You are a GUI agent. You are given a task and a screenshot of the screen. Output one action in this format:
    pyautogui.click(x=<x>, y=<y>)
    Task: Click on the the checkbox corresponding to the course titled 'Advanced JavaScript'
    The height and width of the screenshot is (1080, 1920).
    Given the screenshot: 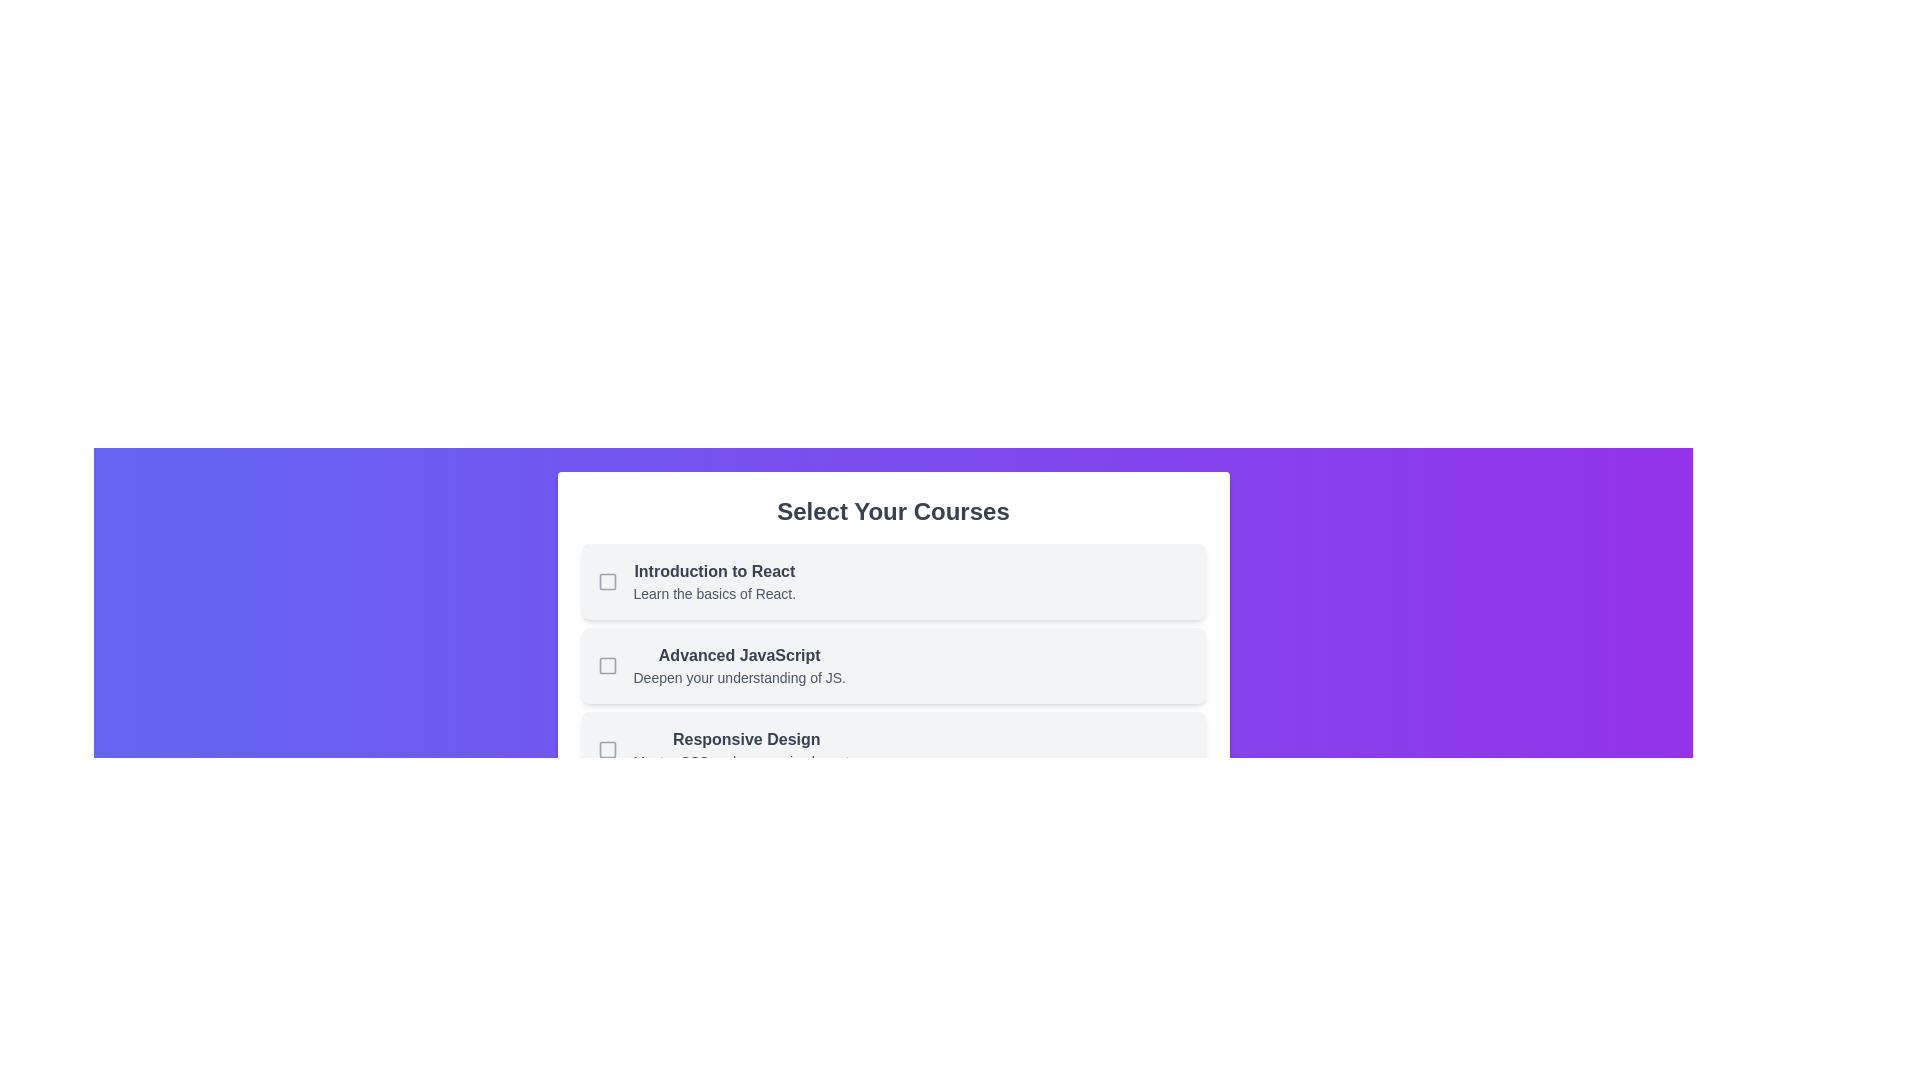 What is the action you would take?
    pyautogui.click(x=606, y=666)
    